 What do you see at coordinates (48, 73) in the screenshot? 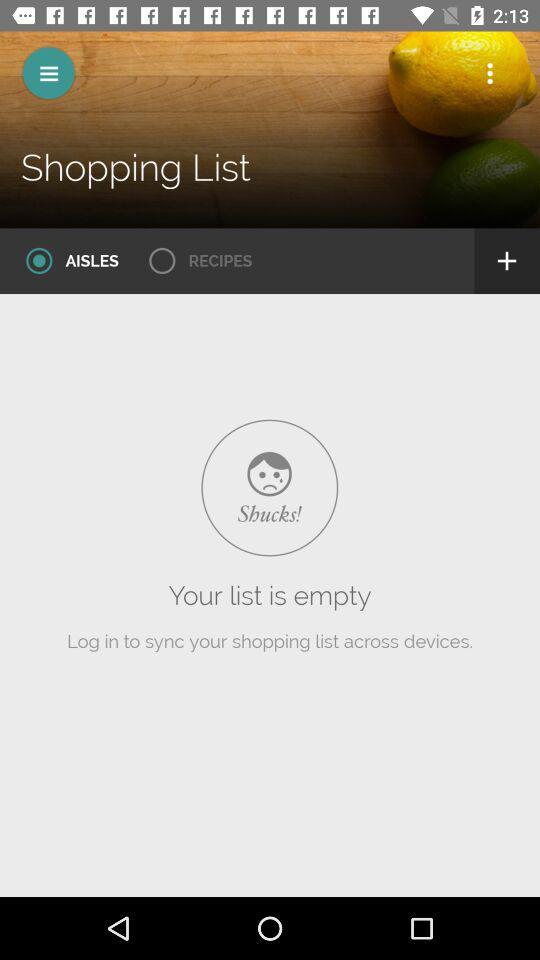
I see `expand the menu` at bounding box center [48, 73].